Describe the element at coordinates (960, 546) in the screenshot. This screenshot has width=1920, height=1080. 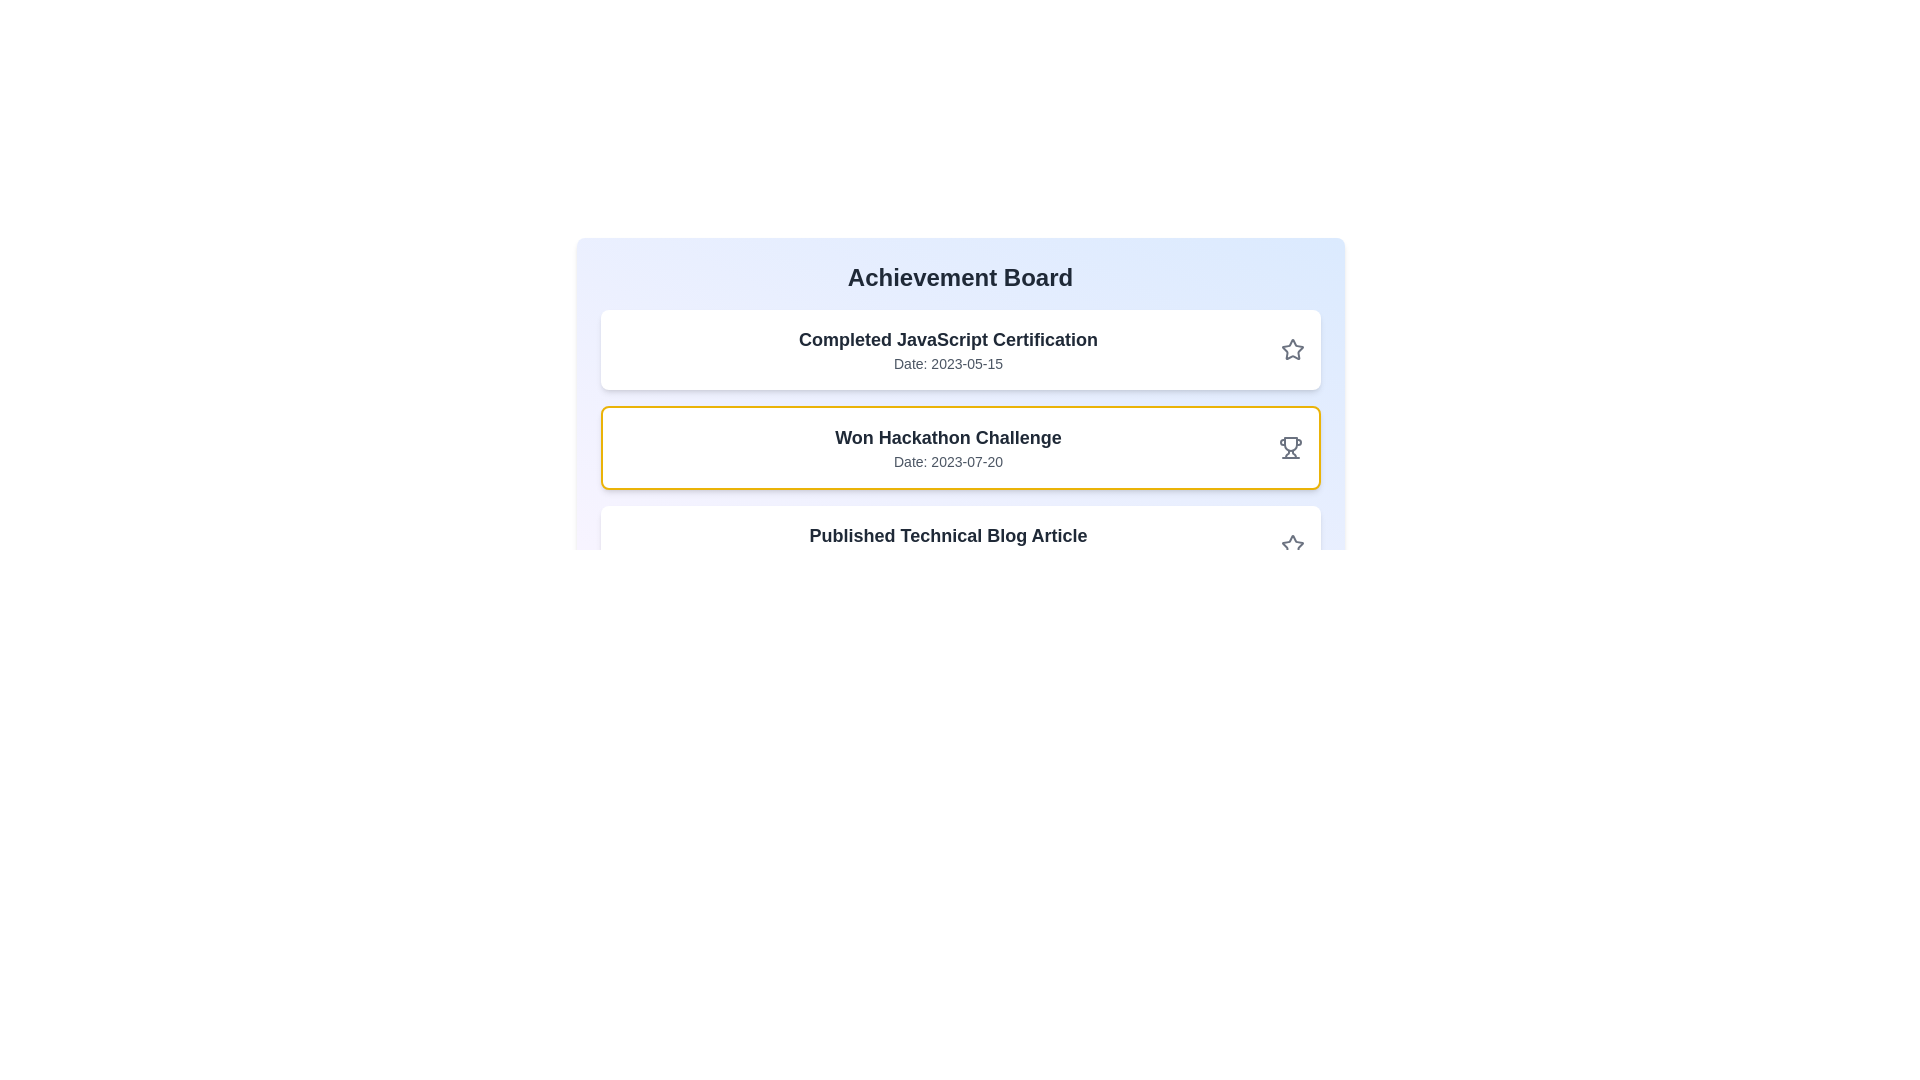
I see `the achievement card with title Published Technical Blog Article` at that location.